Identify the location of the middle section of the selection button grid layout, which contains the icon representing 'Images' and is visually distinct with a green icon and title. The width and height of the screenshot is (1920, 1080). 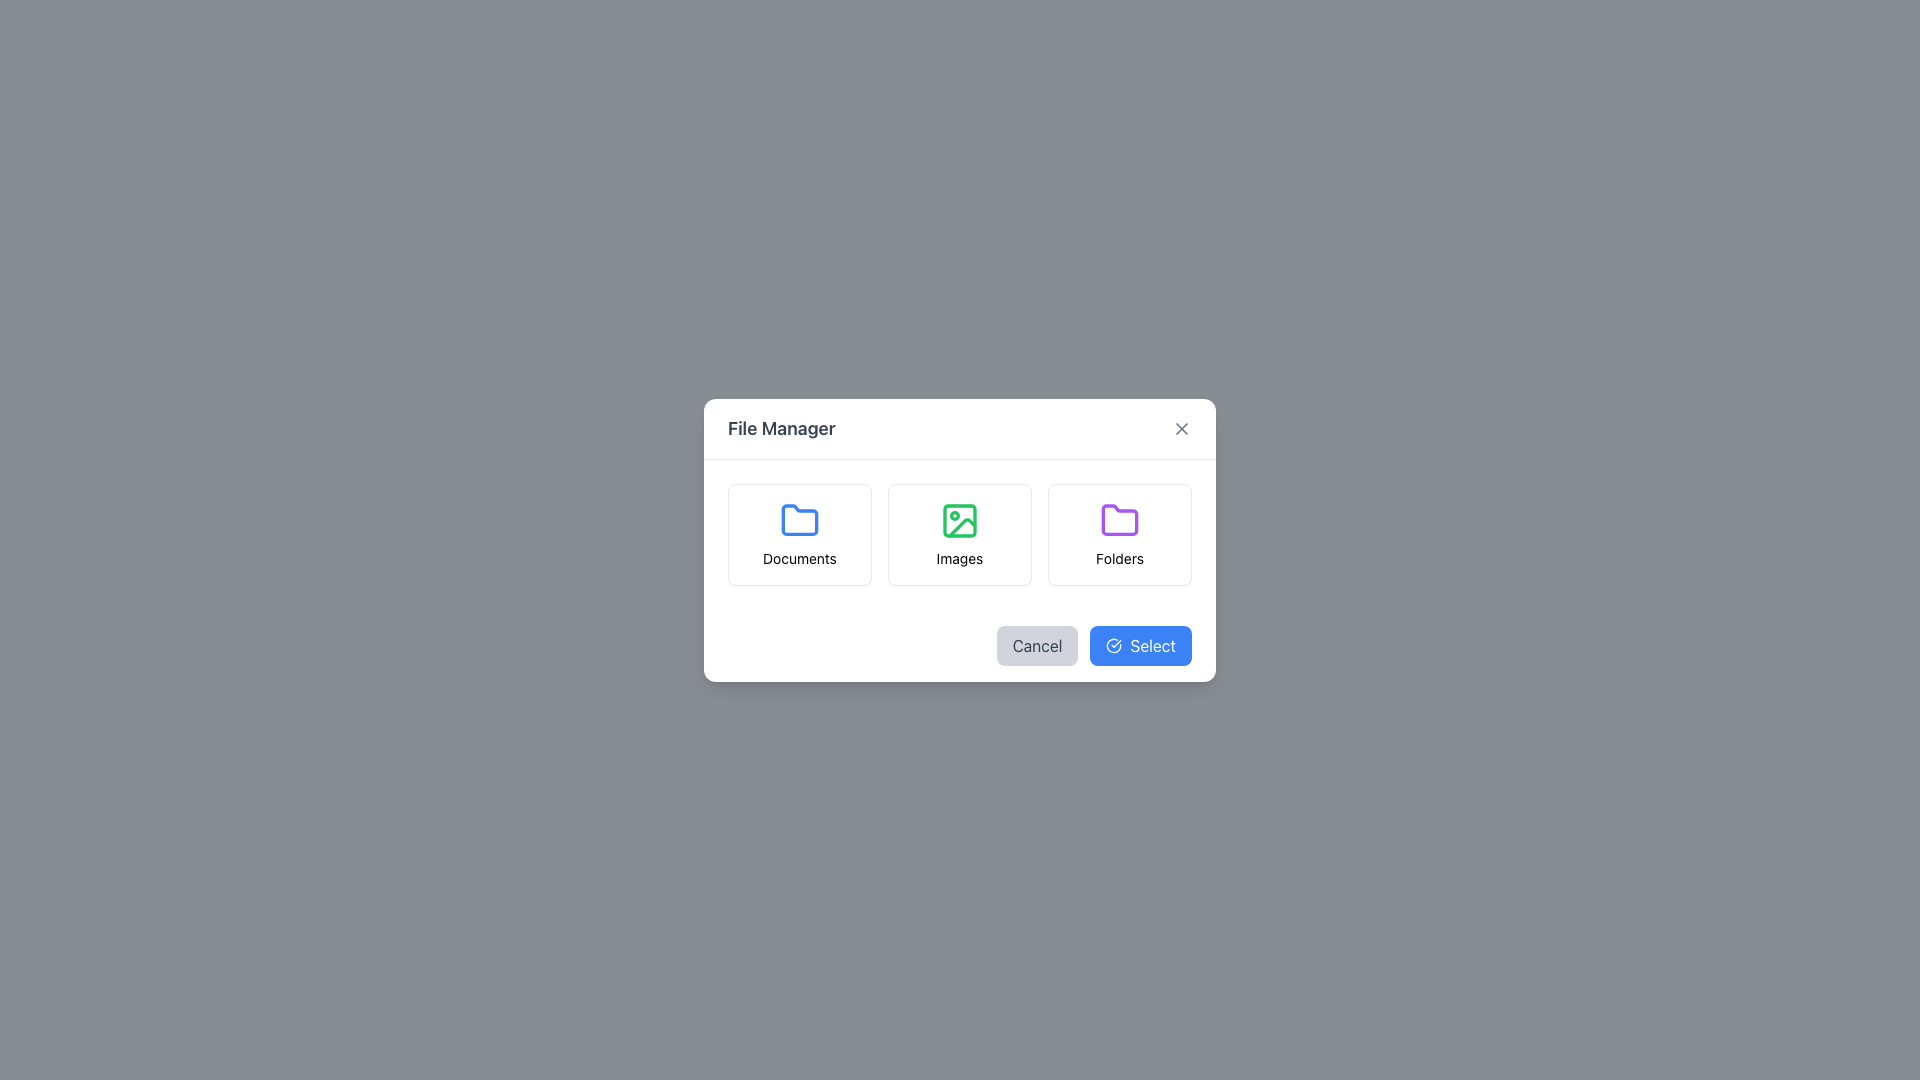
(960, 533).